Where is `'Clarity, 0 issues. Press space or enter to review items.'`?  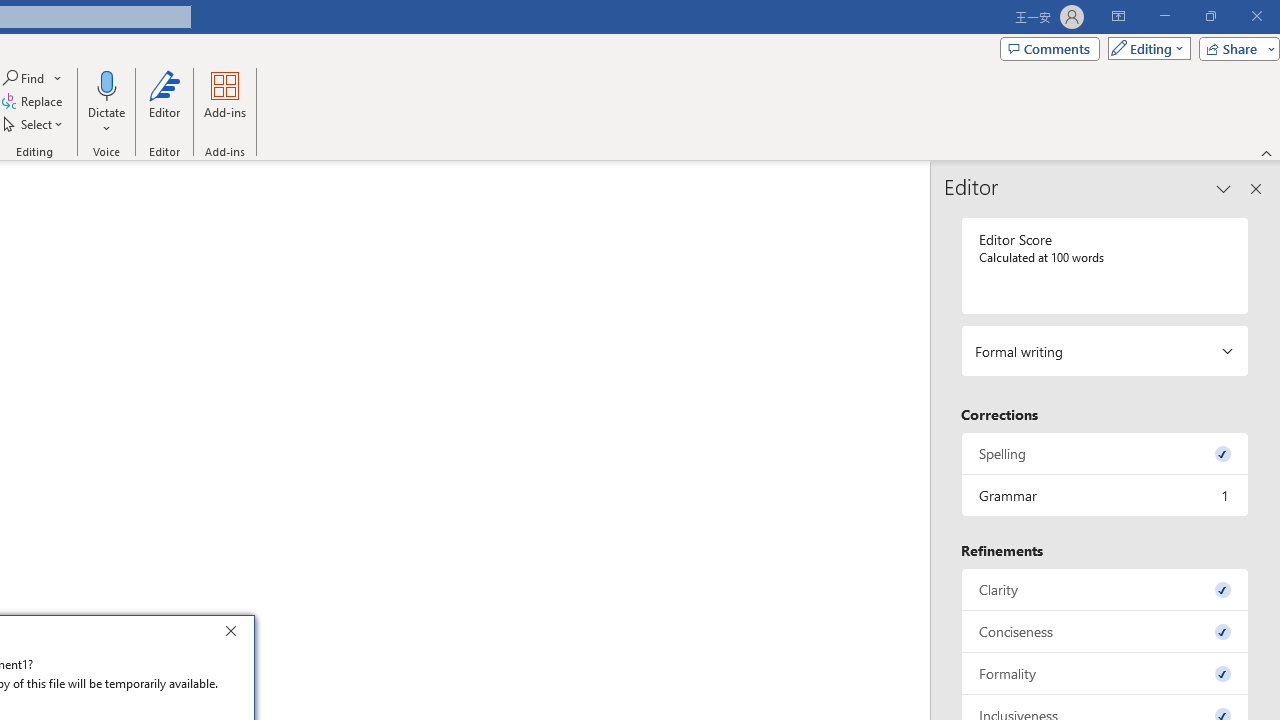
'Clarity, 0 issues. Press space or enter to review items.' is located at coordinates (1104, 588).